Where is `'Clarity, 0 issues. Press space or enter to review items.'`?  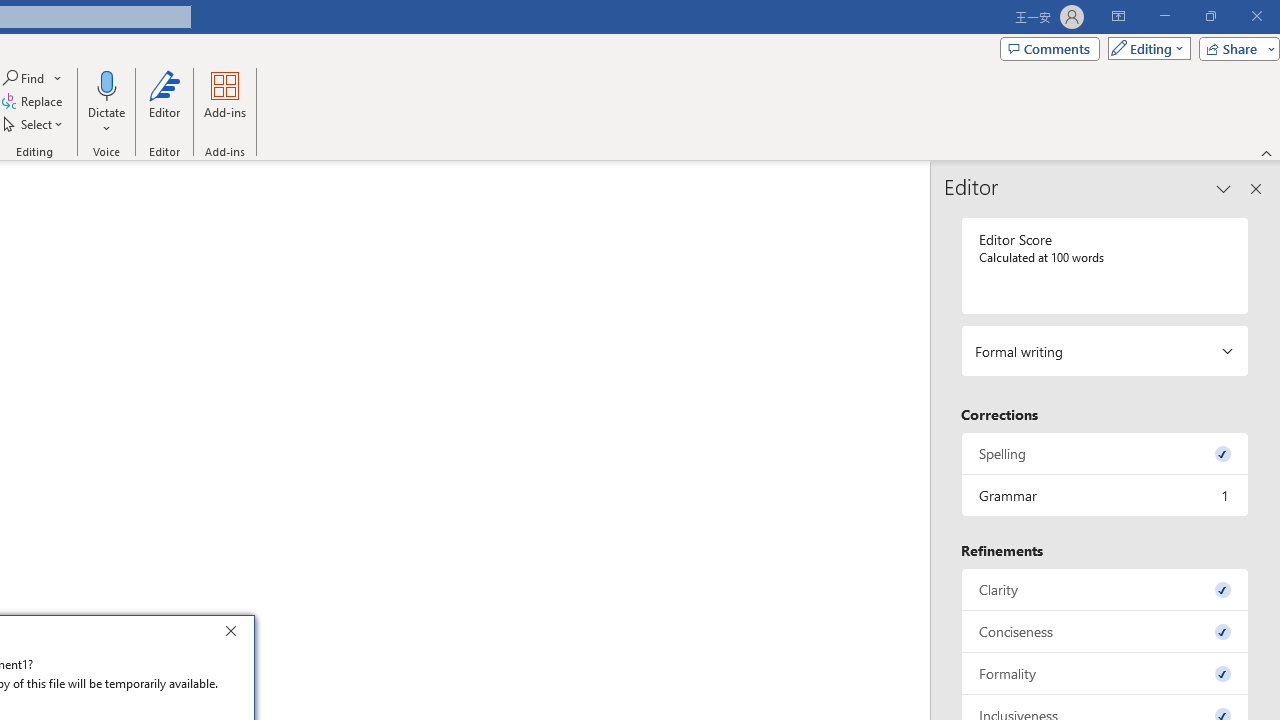
'Clarity, 0 issues. Press space or enter to review items.' is located at coordinates (1104, 588).